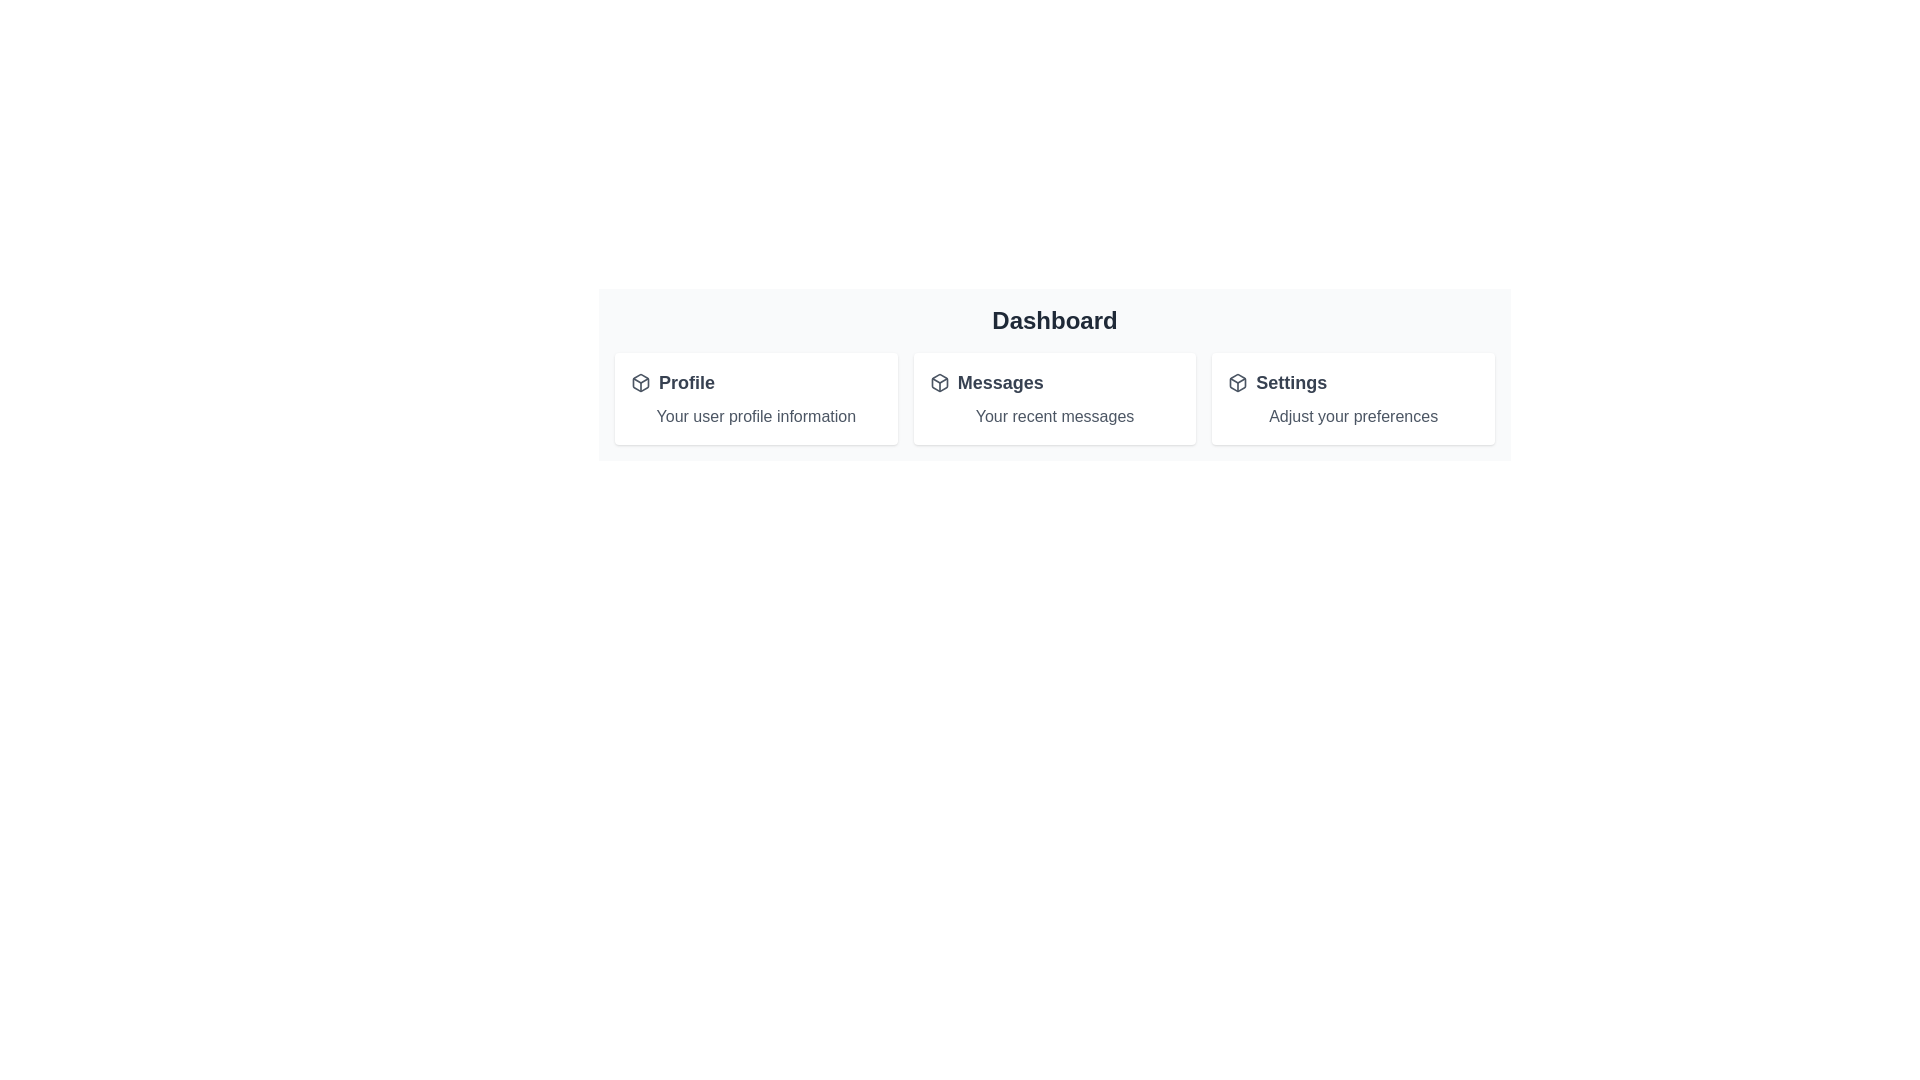 This screenshot has height=1080, width=1920. Describe the element at coordinates (641, 382) in the screenshot. I see `the main part of the 'Profile' icon located at the top section of the card, which is represented by a stylized box structure` at that location.